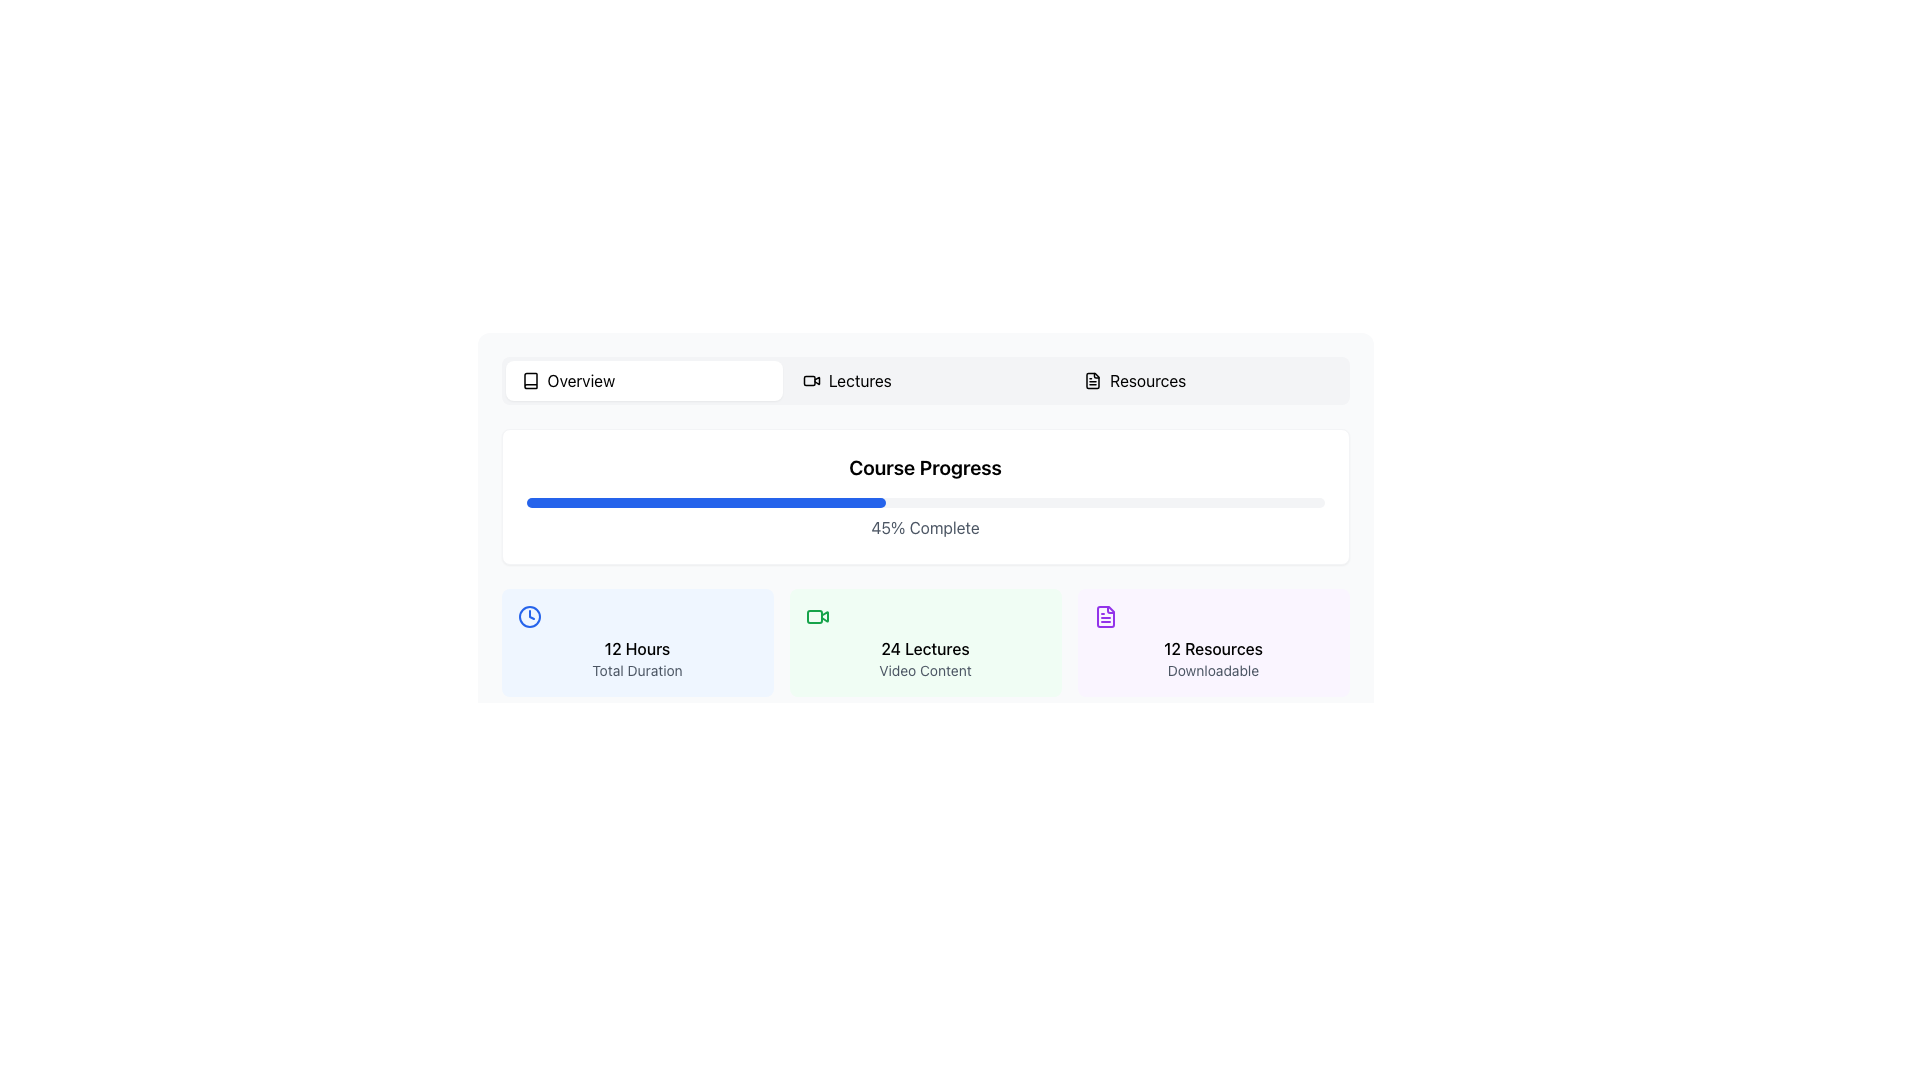 The width and height of the screenshot is (1920, 1080). Describe the element at coordinates (811, 381) in the screenshot. I see `the compact video camera icon located to the far left of the 'Lectures' button in the upper portion of the interface` at that location.